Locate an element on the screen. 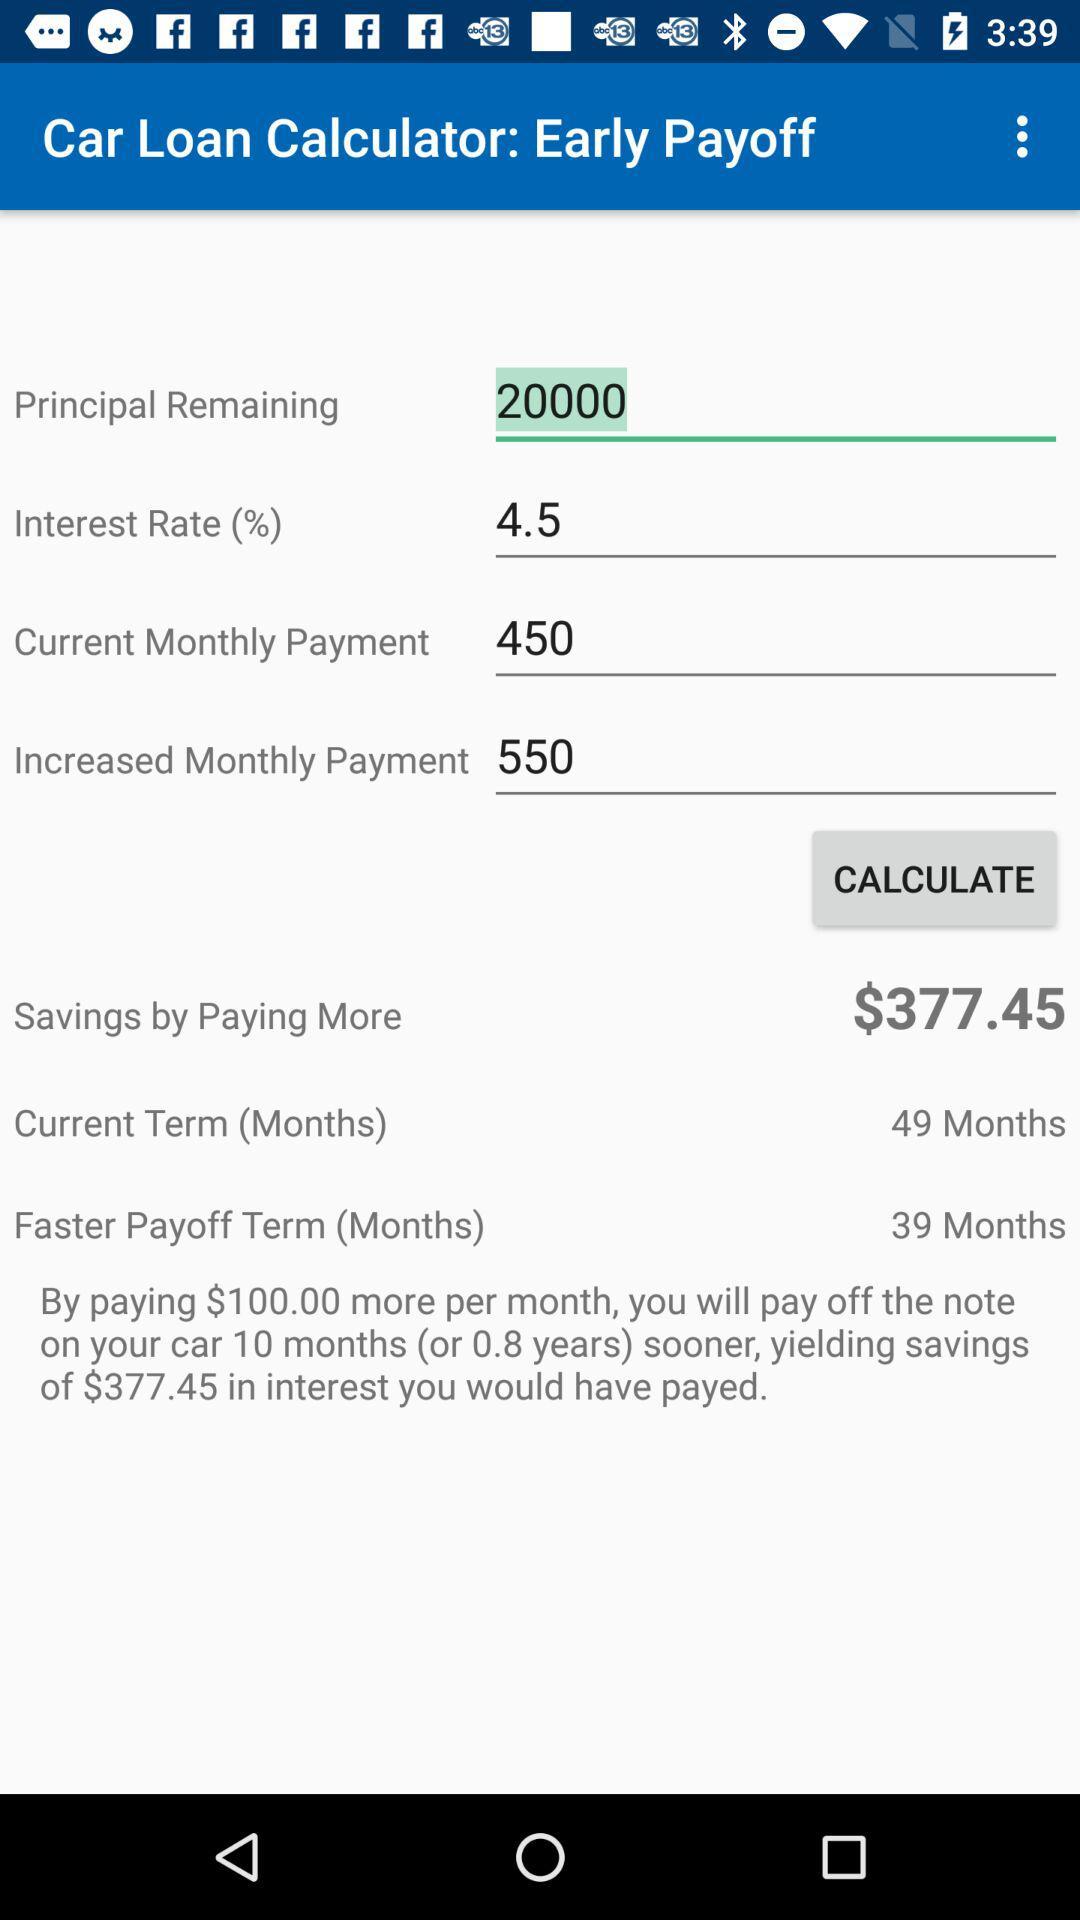 This screenshot has width=1080, height=1920. icon next to interest rate (%) is located at coordinates (774, 518).